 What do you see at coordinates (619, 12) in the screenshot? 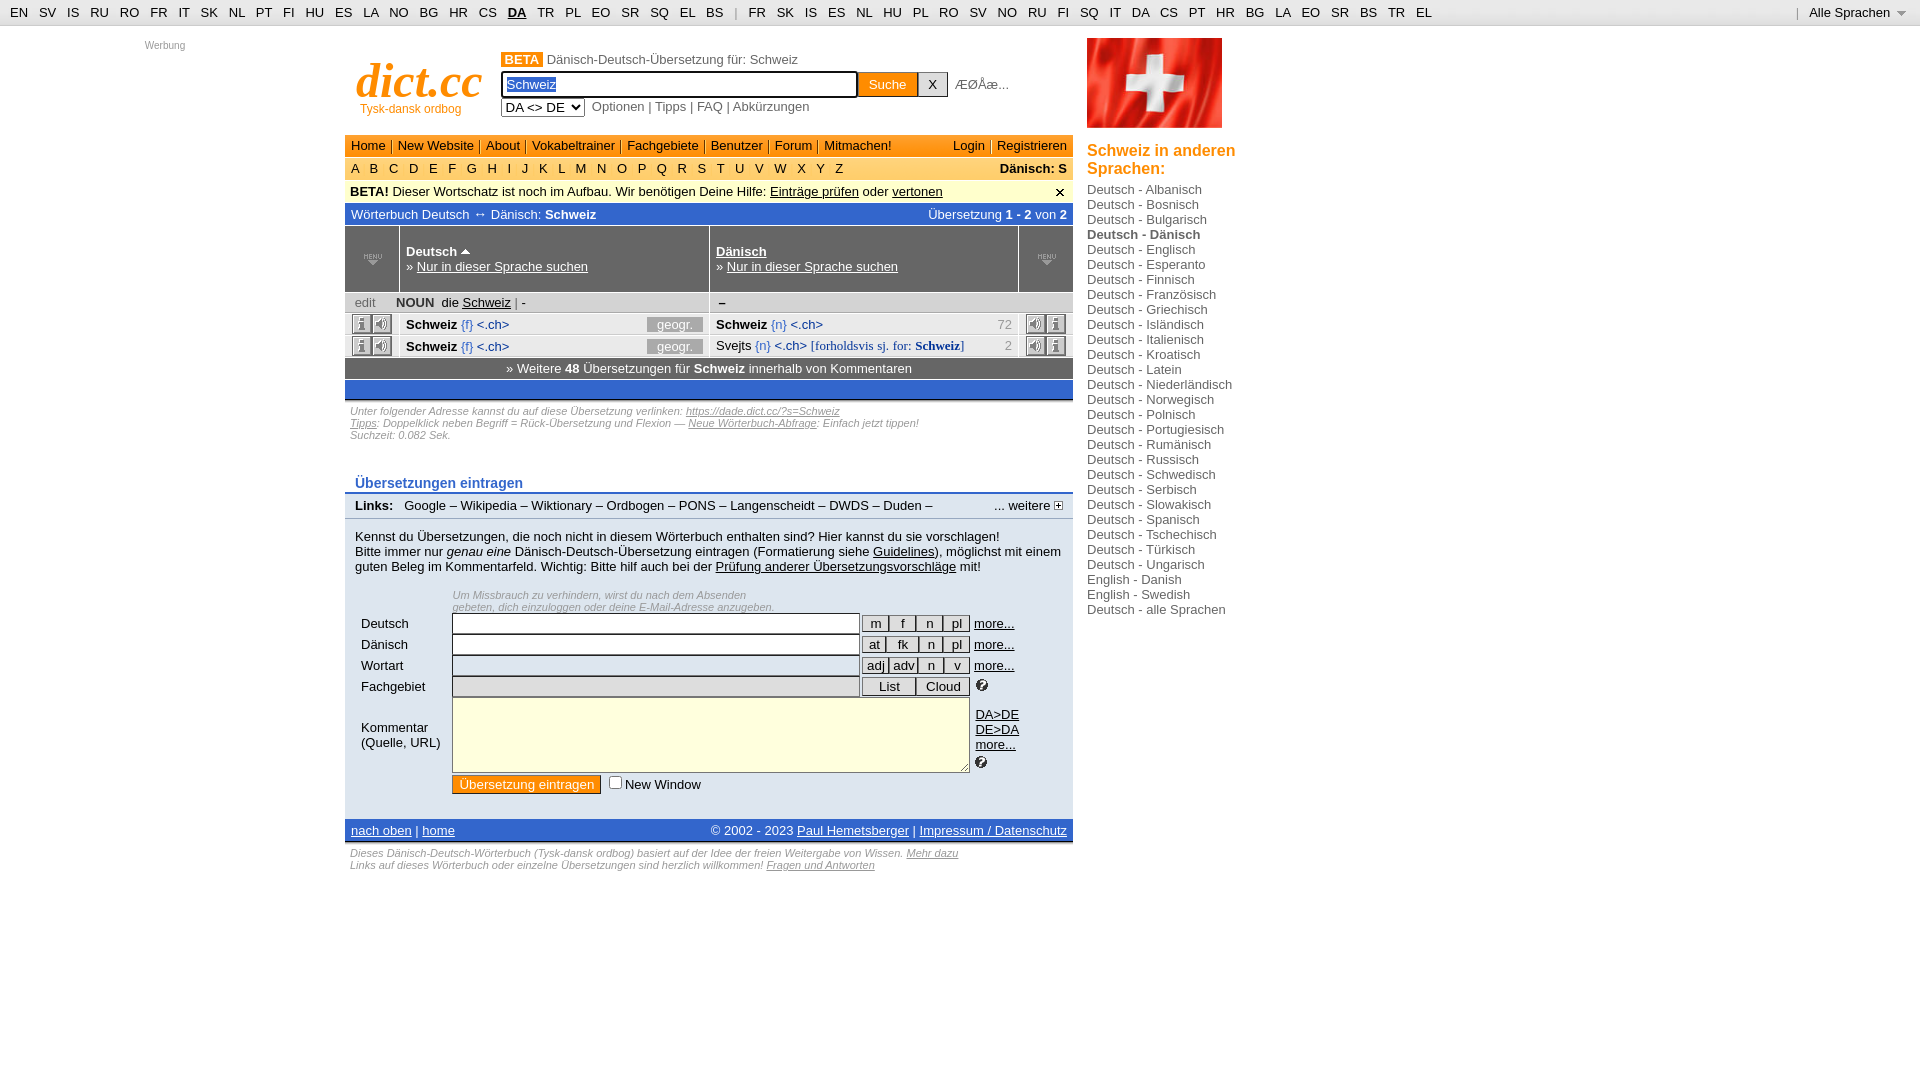
I see `'SR'` at bounding box center [619, 12].